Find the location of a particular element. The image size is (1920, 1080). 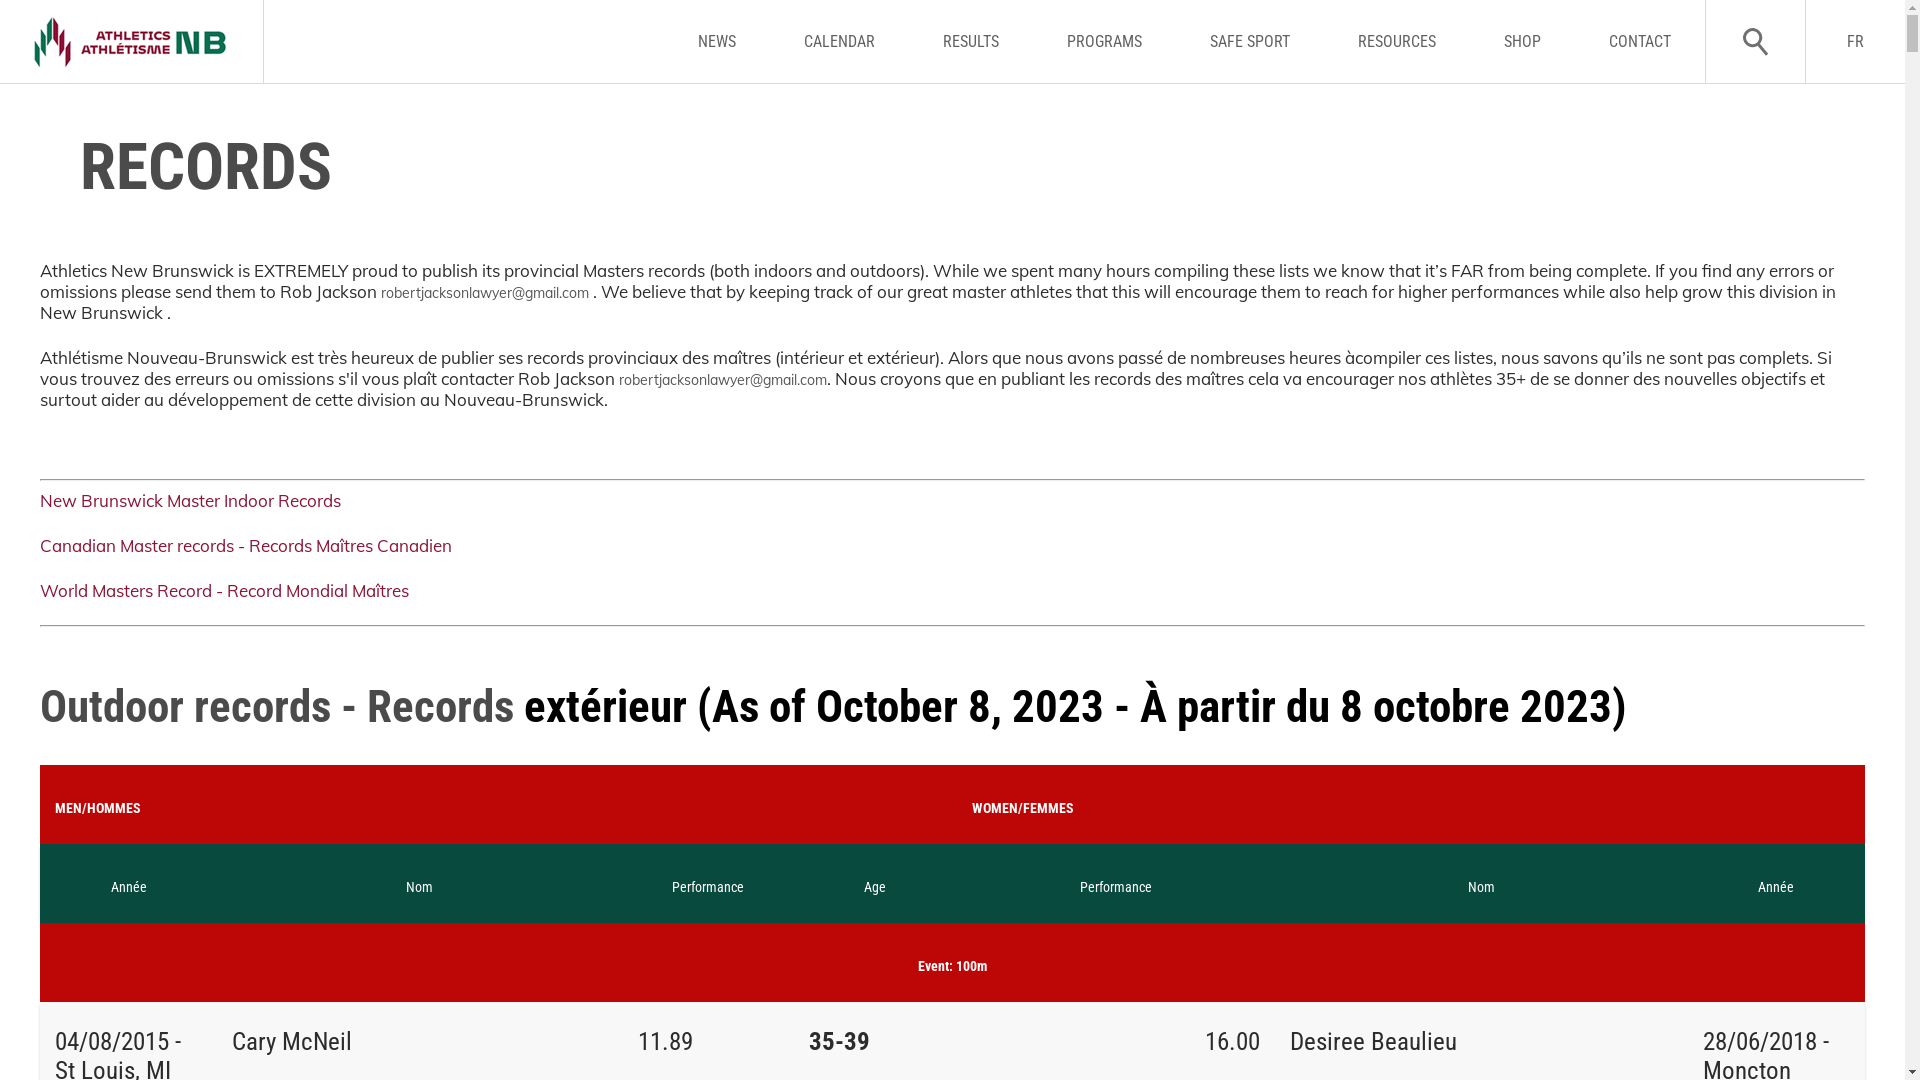

'FR' is located at coordinates (1804, 41).